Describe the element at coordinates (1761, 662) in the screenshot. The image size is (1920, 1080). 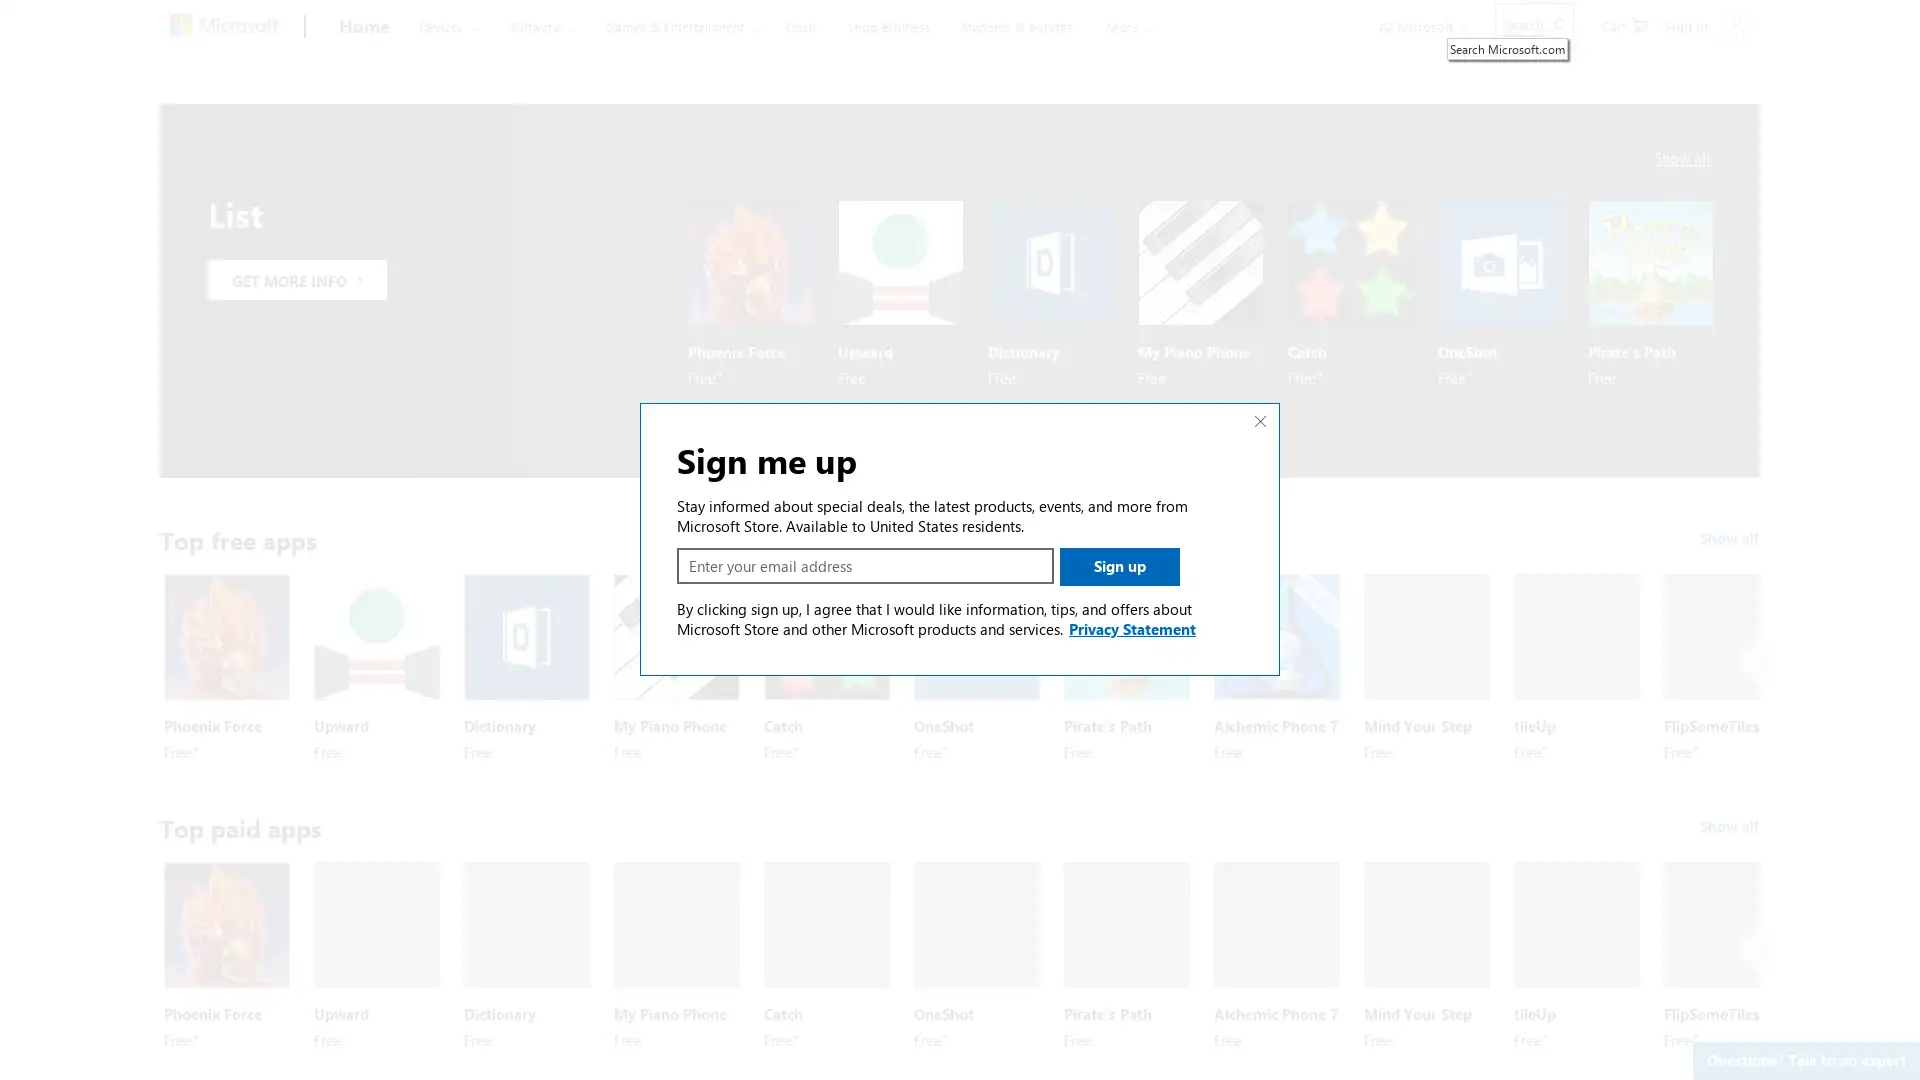
I see `Next` at that location.